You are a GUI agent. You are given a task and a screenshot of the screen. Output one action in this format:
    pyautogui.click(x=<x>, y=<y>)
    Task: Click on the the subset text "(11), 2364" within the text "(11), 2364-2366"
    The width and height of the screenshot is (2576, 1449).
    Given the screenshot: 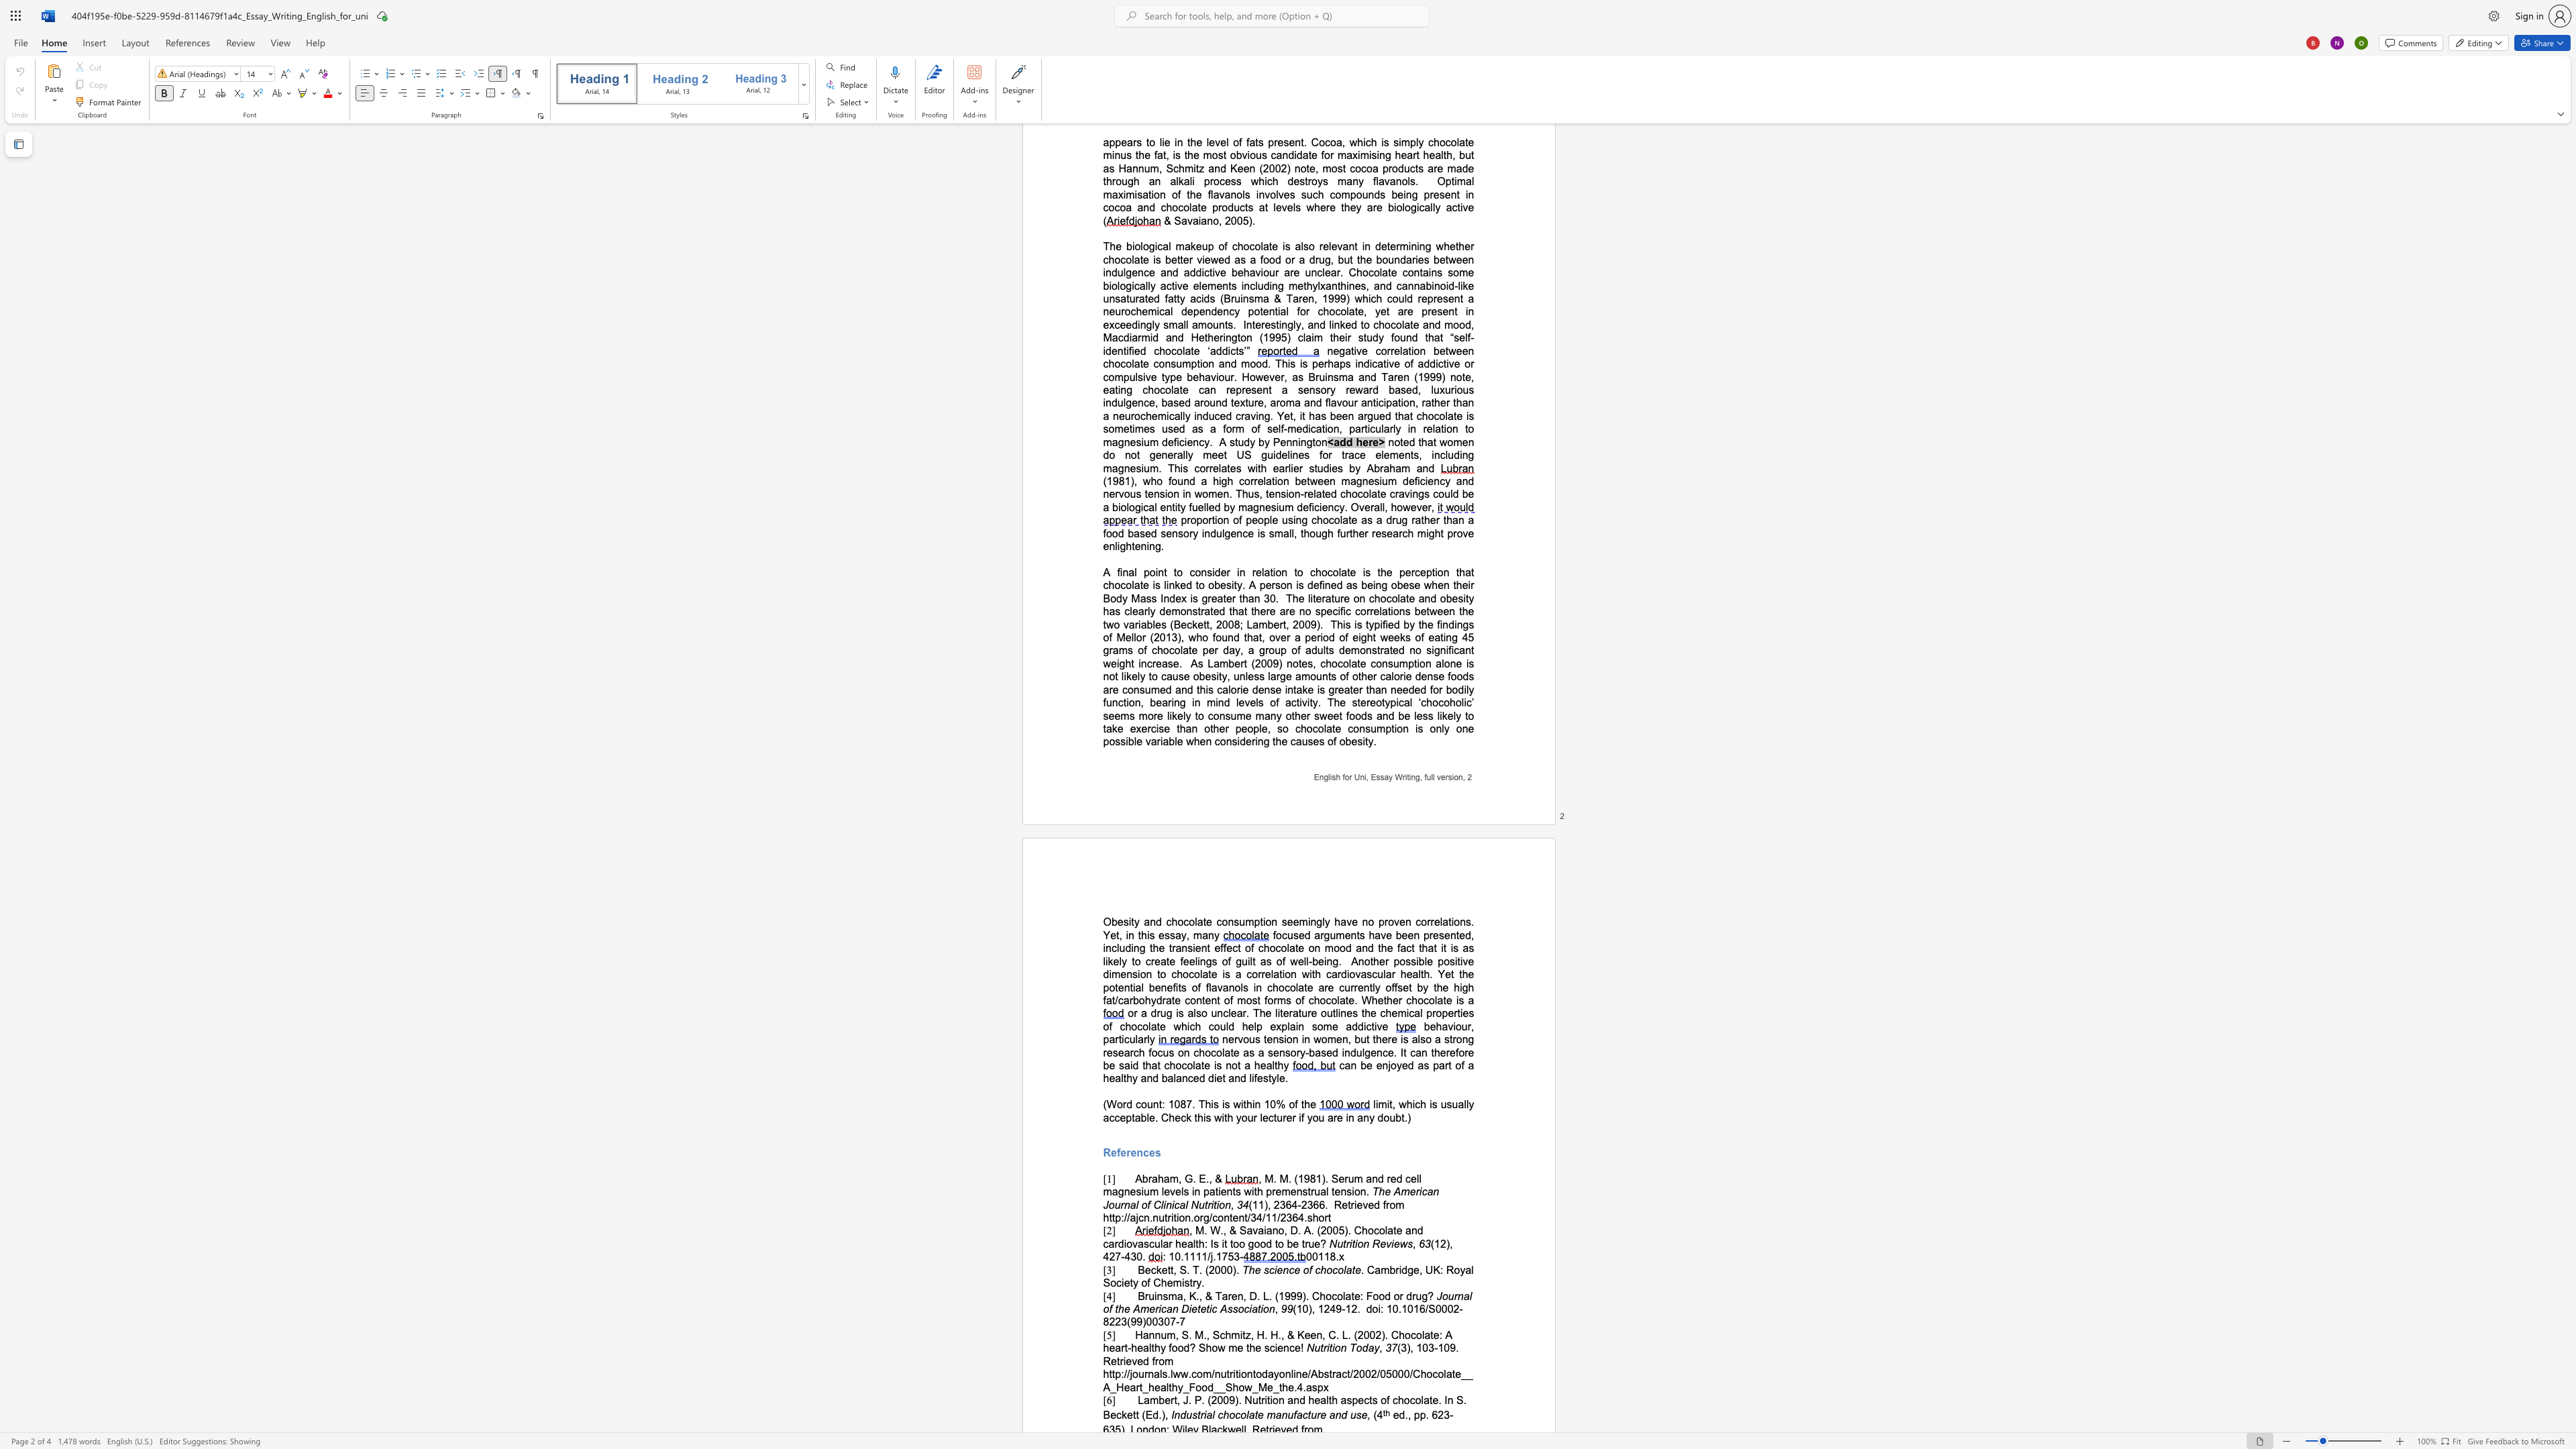 What is the action you would take?
    pyautogui.click(x=1248, y=1204)
    